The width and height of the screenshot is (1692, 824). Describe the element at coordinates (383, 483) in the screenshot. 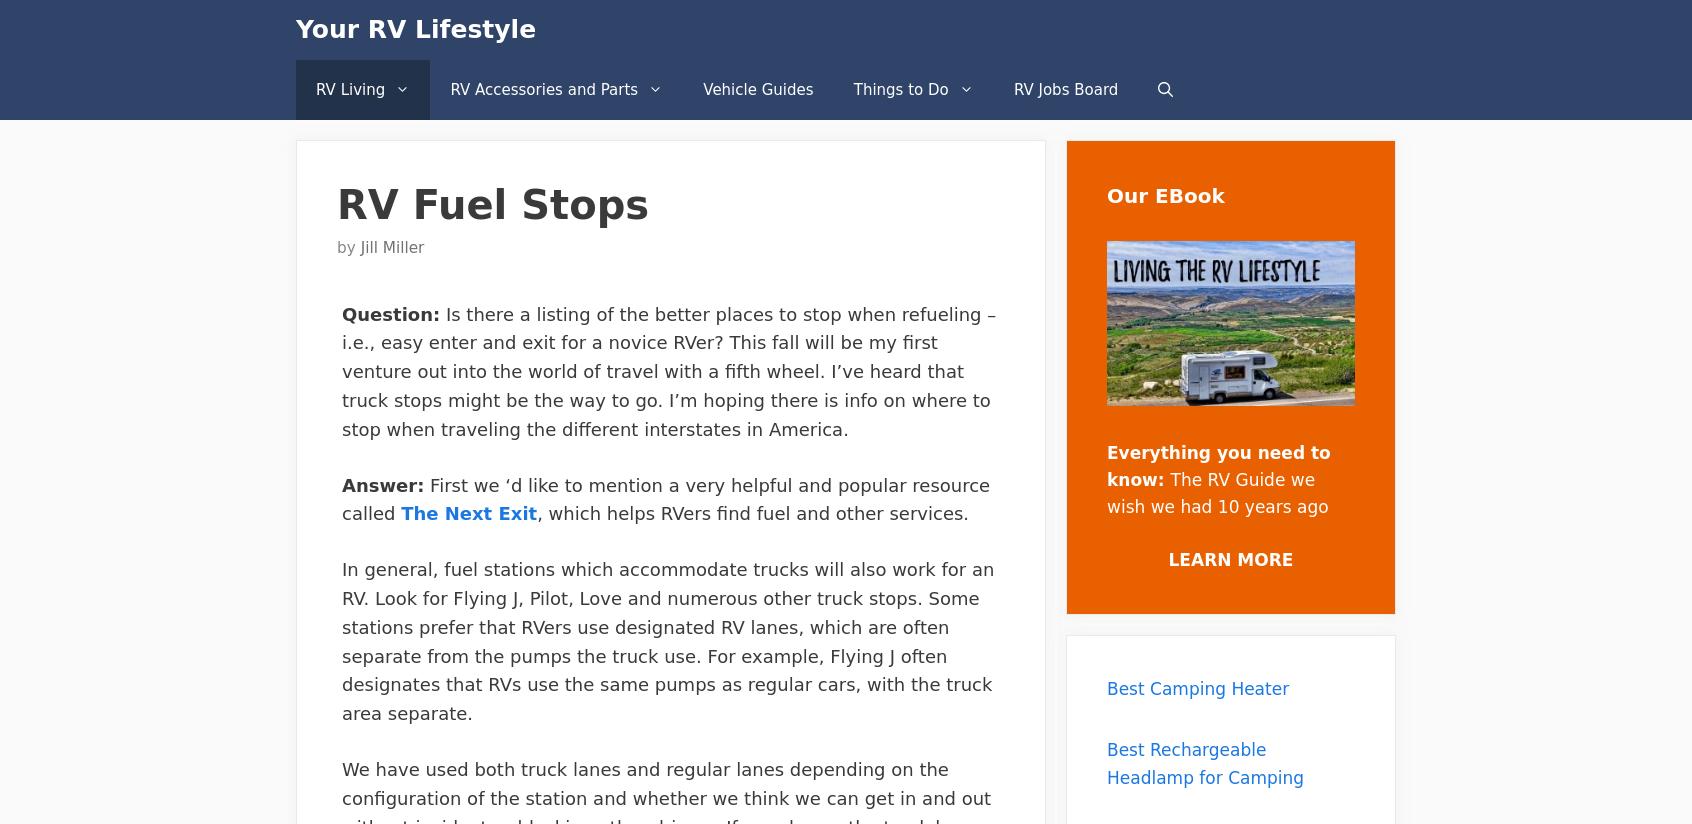

I see `'Answer:'` at that location.